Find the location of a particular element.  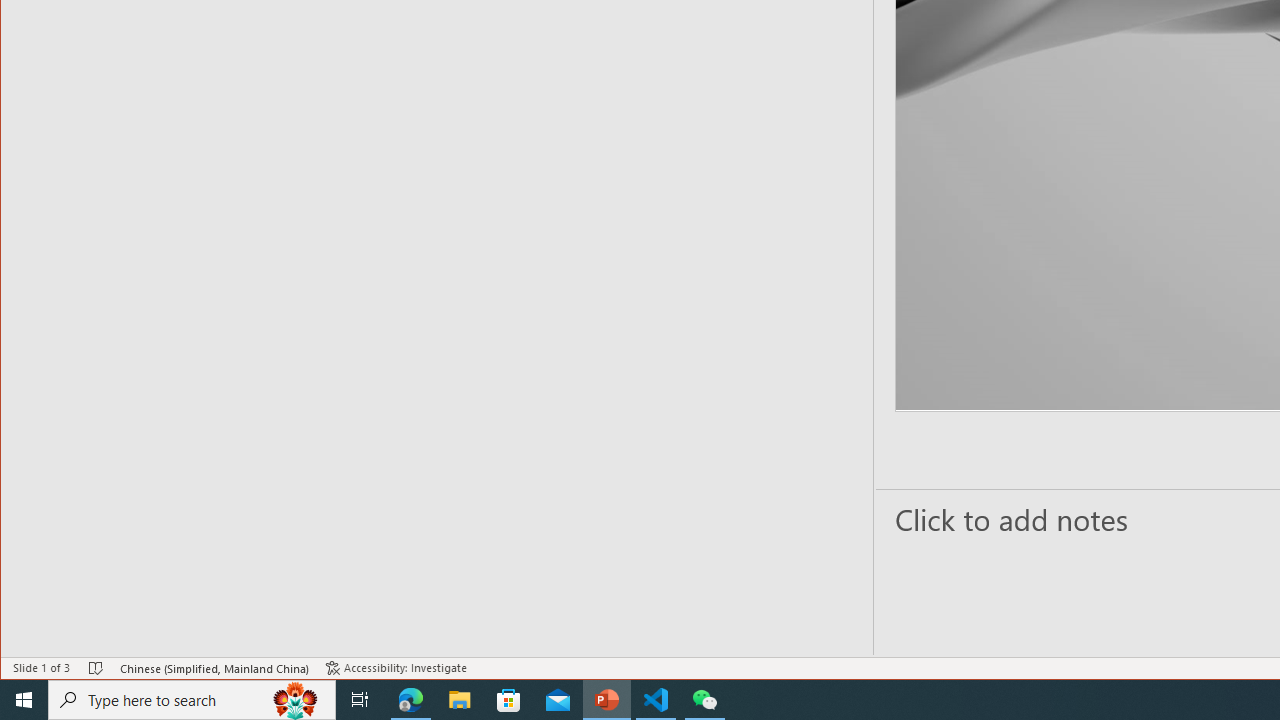

'Microsoft Store' is located at coordinates (509, 698).